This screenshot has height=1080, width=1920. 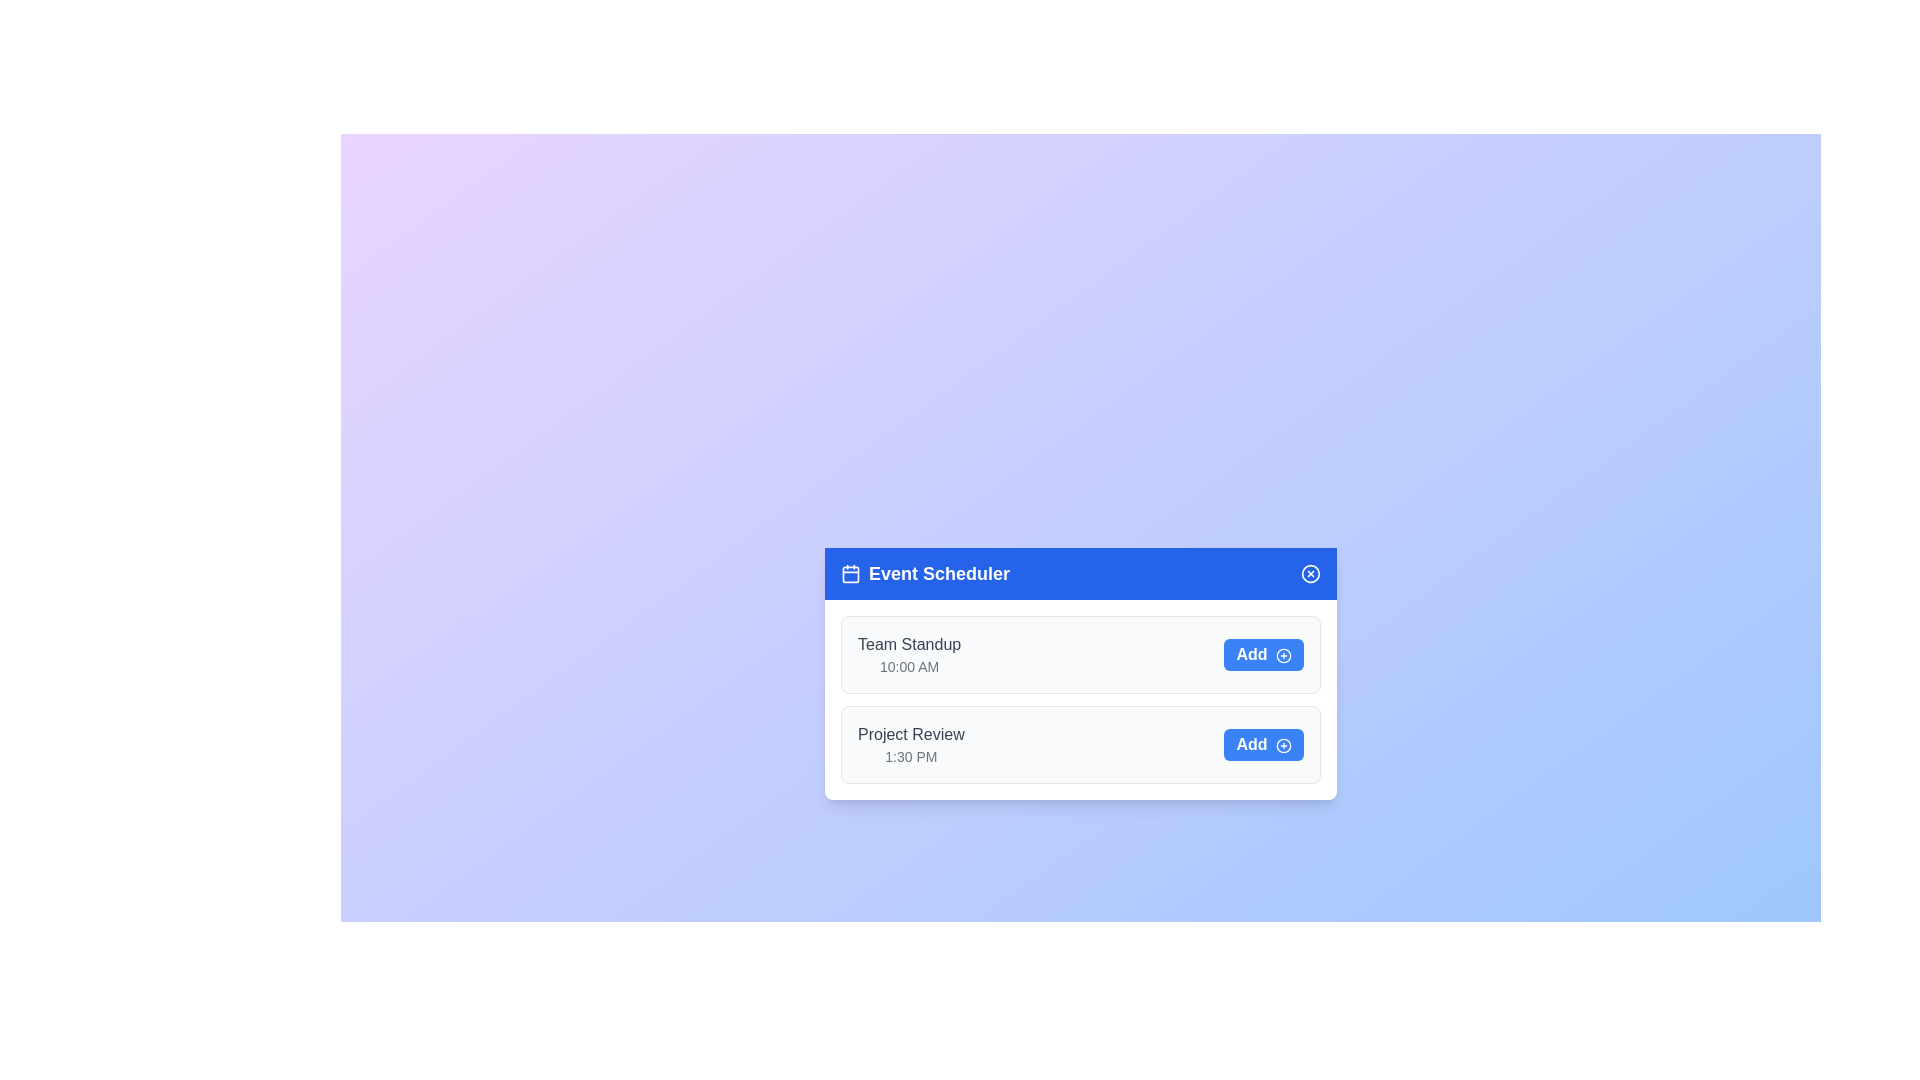 What do you see at coordinates (1262, 655) in the screenshot?
I see `the 'Add' button for the event titled 'Team Standup'` at bounding box center [1262, 655].